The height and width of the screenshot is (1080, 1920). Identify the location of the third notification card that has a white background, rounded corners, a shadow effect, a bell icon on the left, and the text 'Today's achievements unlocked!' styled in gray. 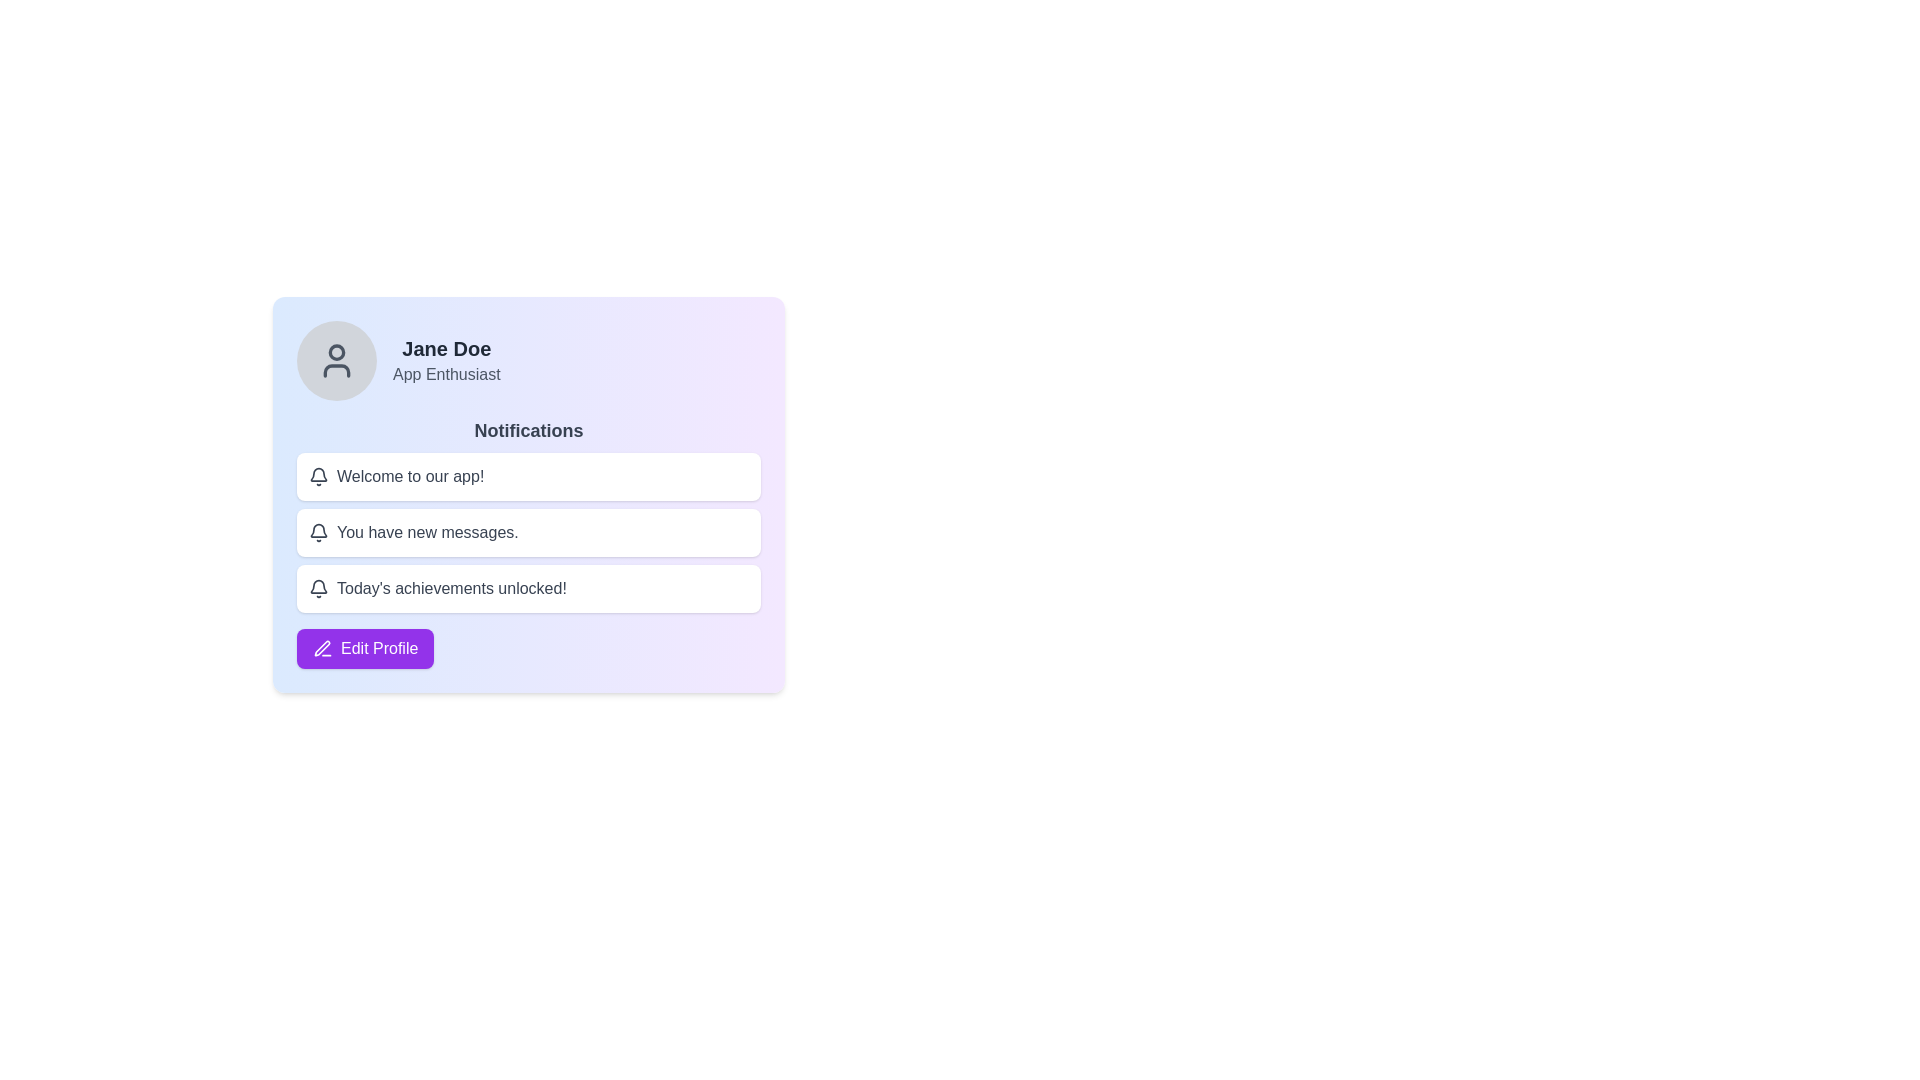
(528, 588).